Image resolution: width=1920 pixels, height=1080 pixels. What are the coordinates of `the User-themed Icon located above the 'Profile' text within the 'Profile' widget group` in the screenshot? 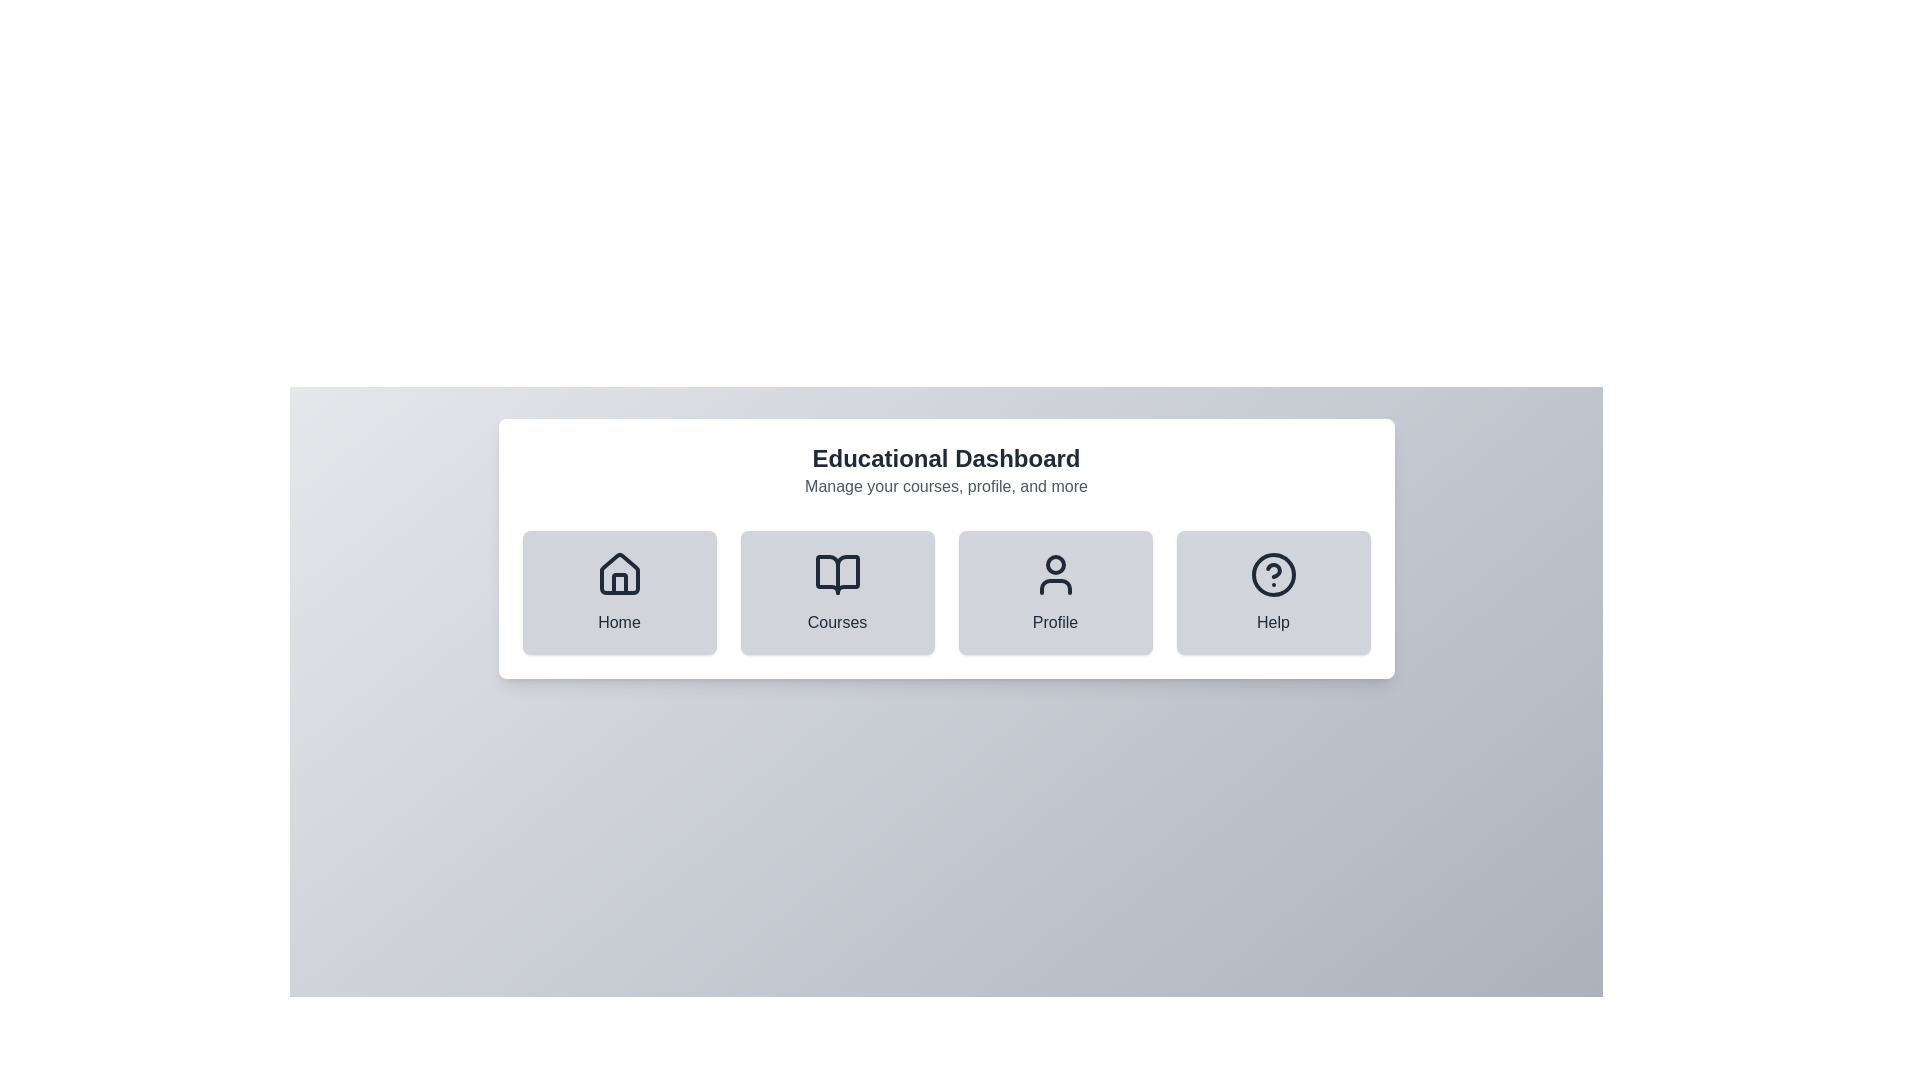 It's located at (1054, 574).